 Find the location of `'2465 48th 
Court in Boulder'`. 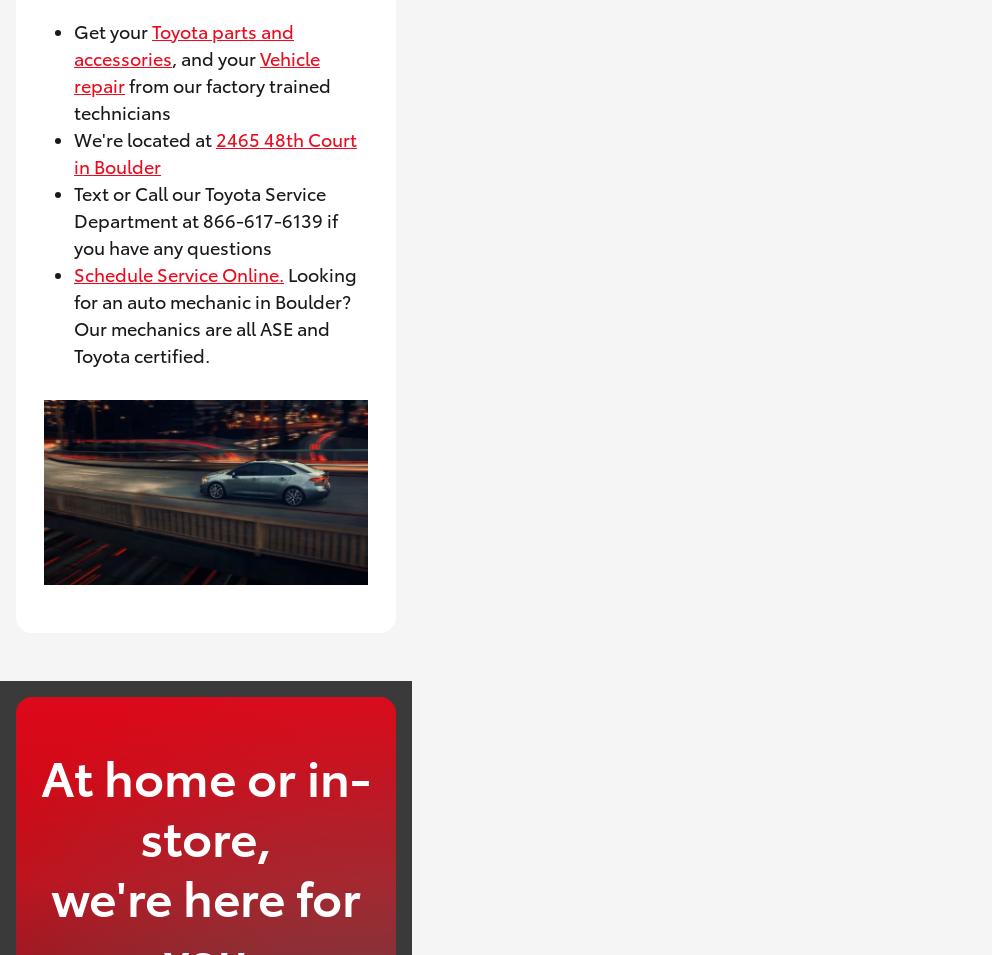

'2465 48th 
Court in Boulder' is located at coordinates (74, 149).